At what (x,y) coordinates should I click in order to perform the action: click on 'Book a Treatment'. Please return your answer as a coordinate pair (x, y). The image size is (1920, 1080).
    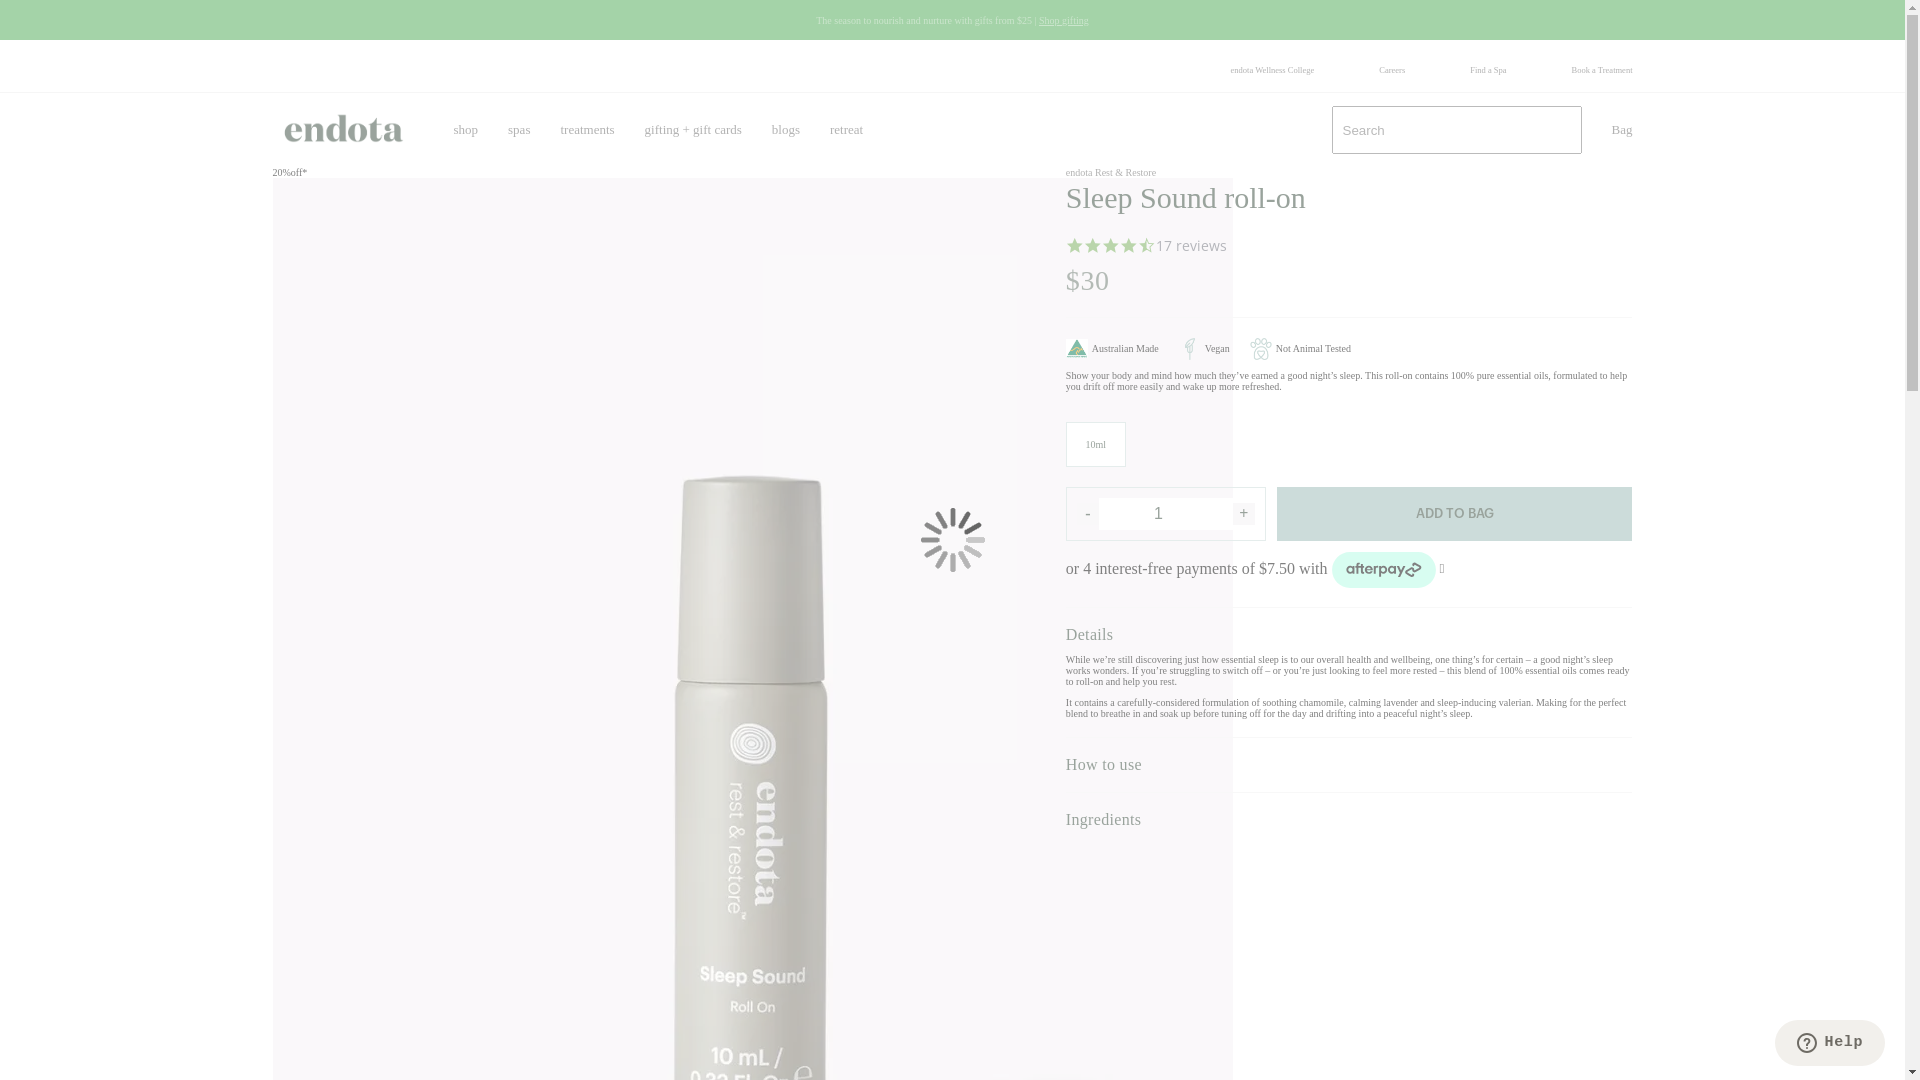
    Looking at the image, I should click on (1570, 68).